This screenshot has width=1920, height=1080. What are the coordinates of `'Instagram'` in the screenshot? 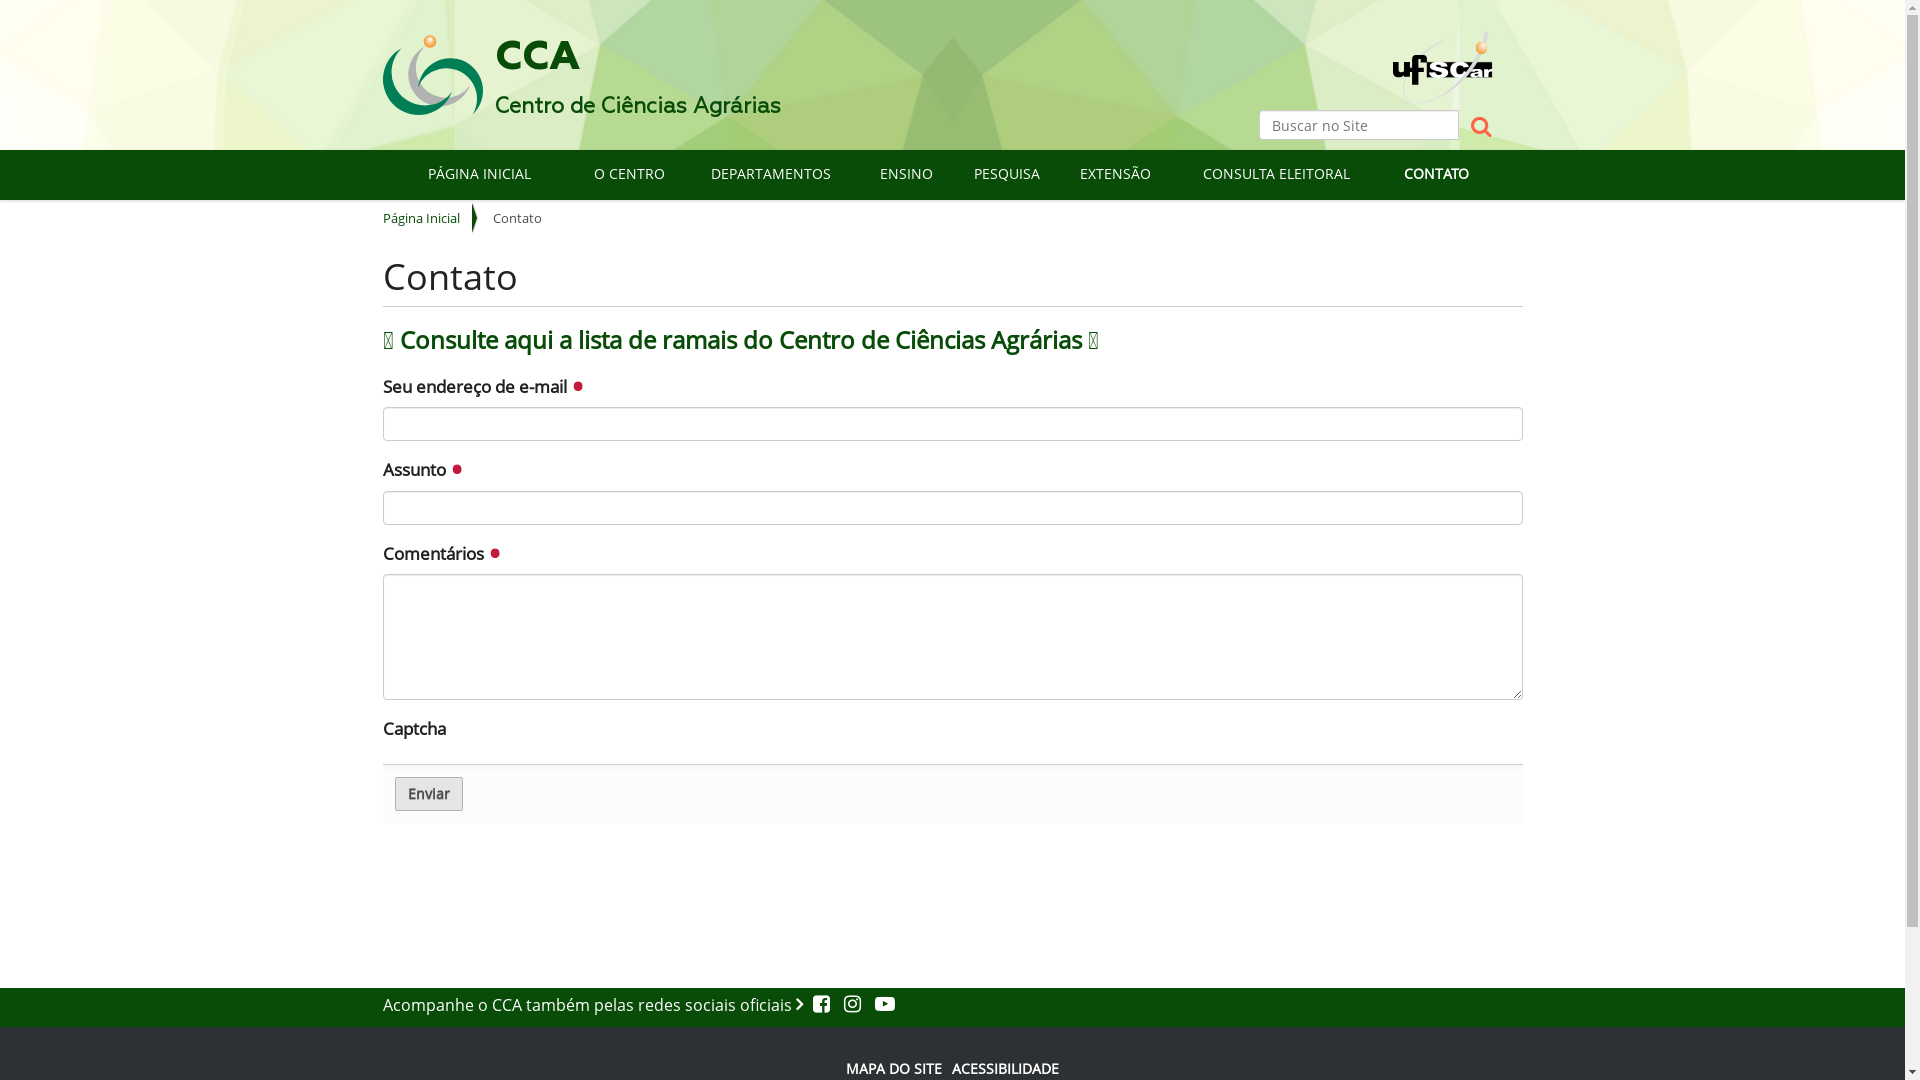 It's located at (849, 1005).